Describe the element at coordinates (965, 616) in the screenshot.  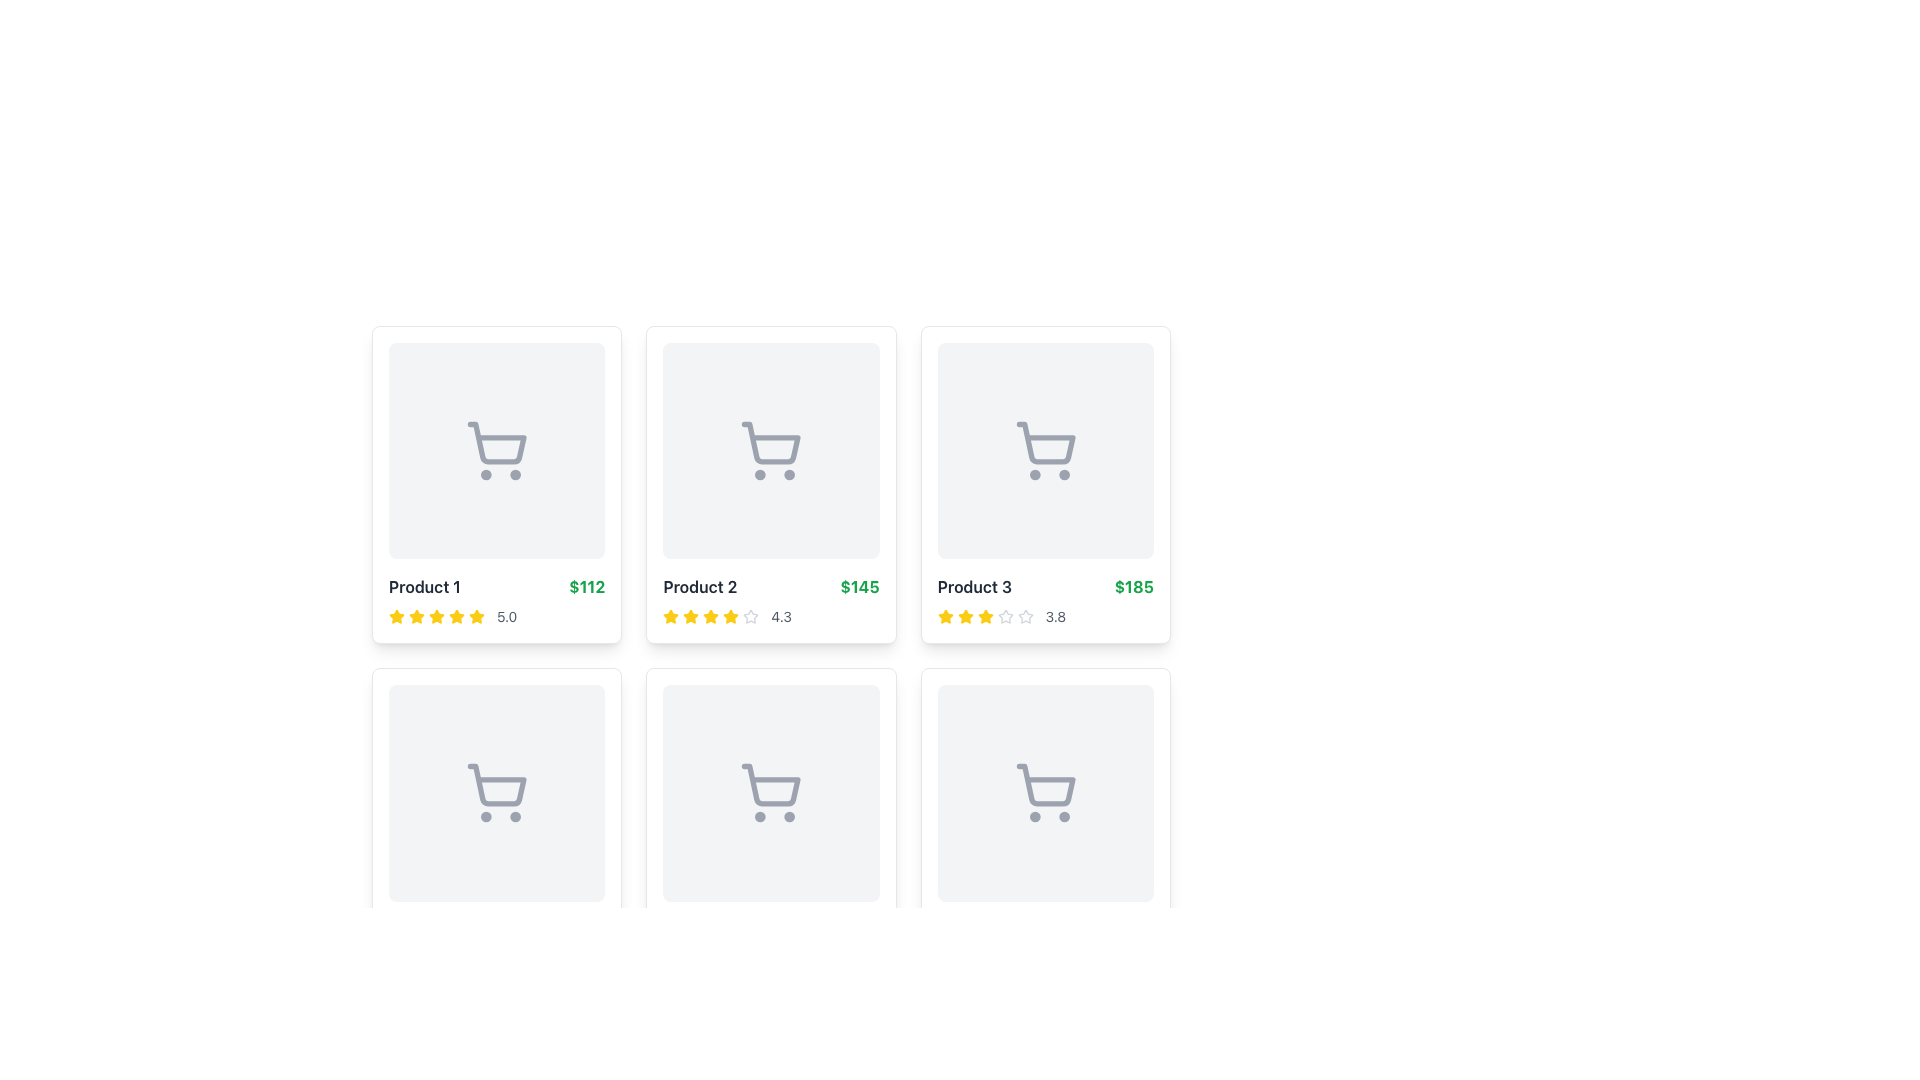
I see `the third star icon in the product rating system for 'Product 3', which is indicated by its bright yellow color and located to the right of the '3.8' numerical rating` at that location.